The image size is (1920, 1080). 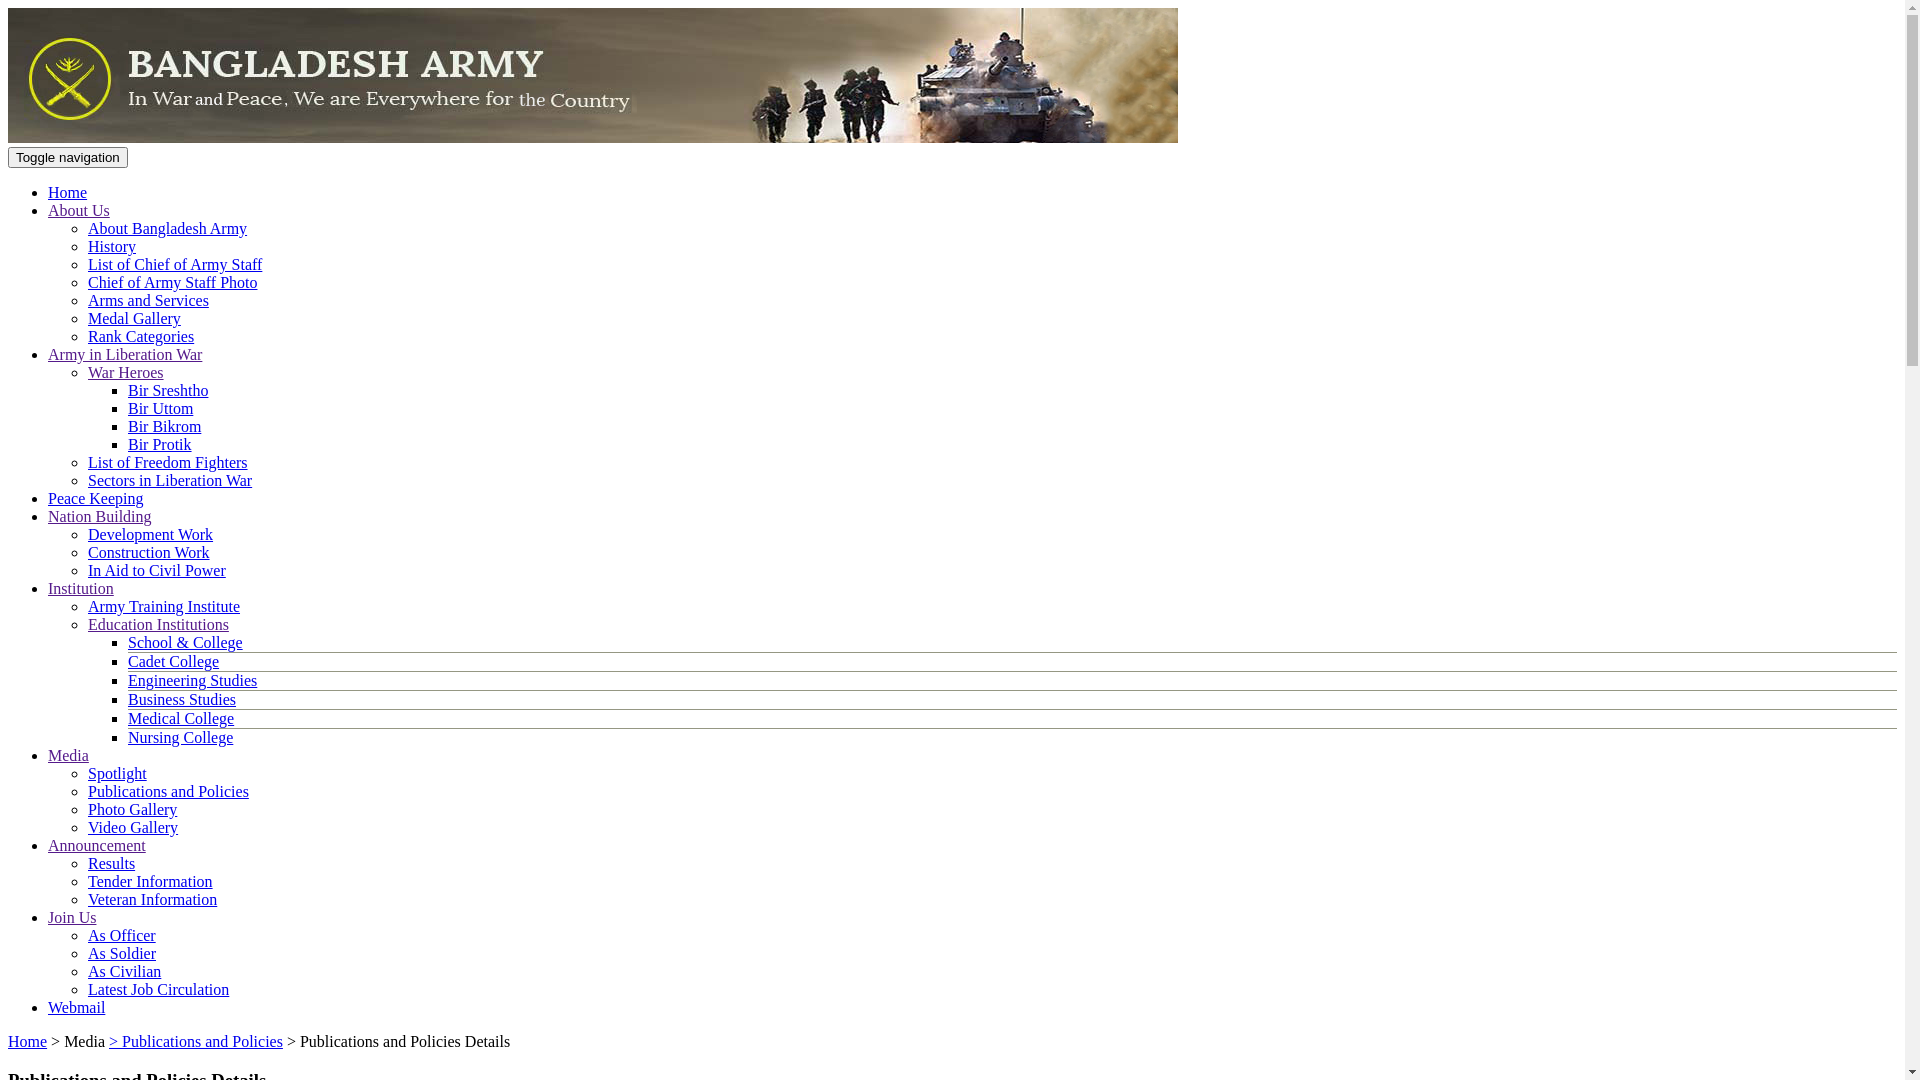 What do you see at coordinates (164, 425) in the screenshot?
I see `'Bir Bikrom'` at bounding box center [164, 425].